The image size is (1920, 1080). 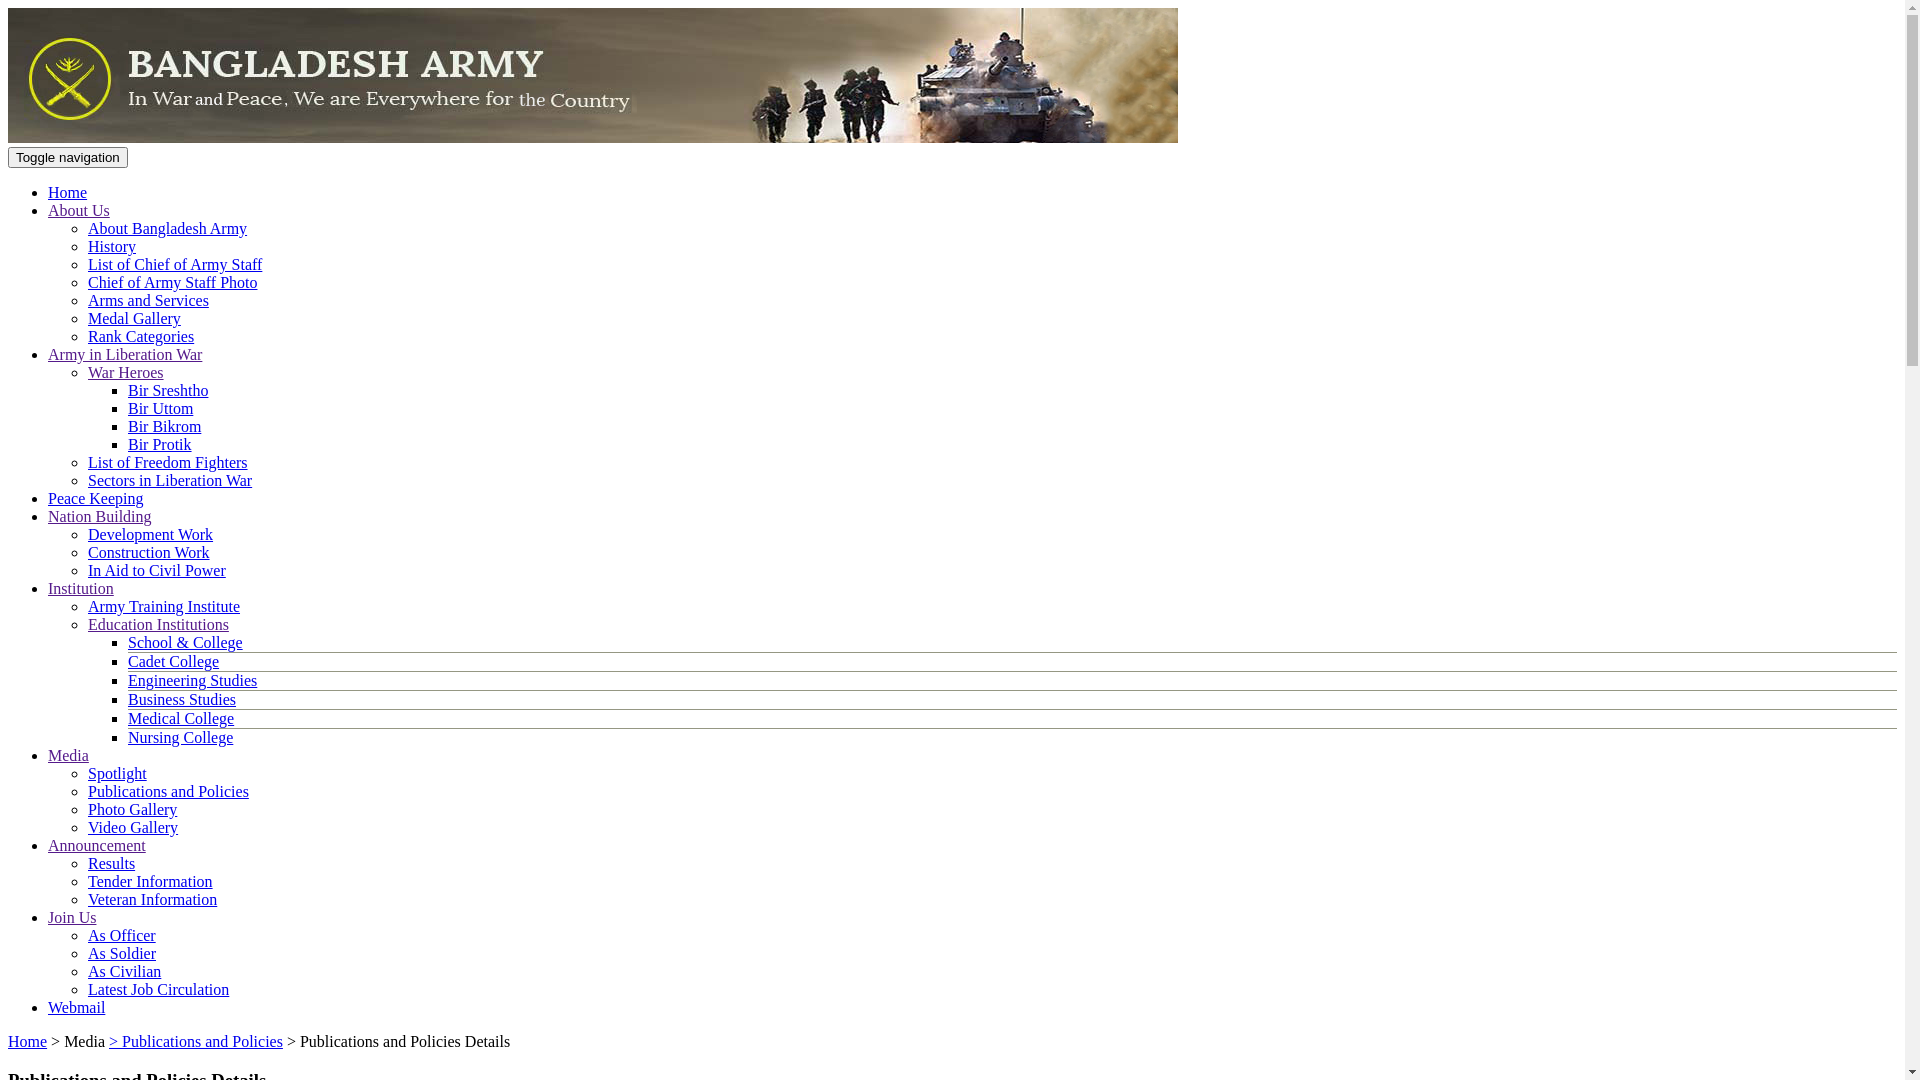 What do you see at coordinates (164, 425) in the screenshot?
I see `'Bir Bikrom'` at bounding box center [164, 425].